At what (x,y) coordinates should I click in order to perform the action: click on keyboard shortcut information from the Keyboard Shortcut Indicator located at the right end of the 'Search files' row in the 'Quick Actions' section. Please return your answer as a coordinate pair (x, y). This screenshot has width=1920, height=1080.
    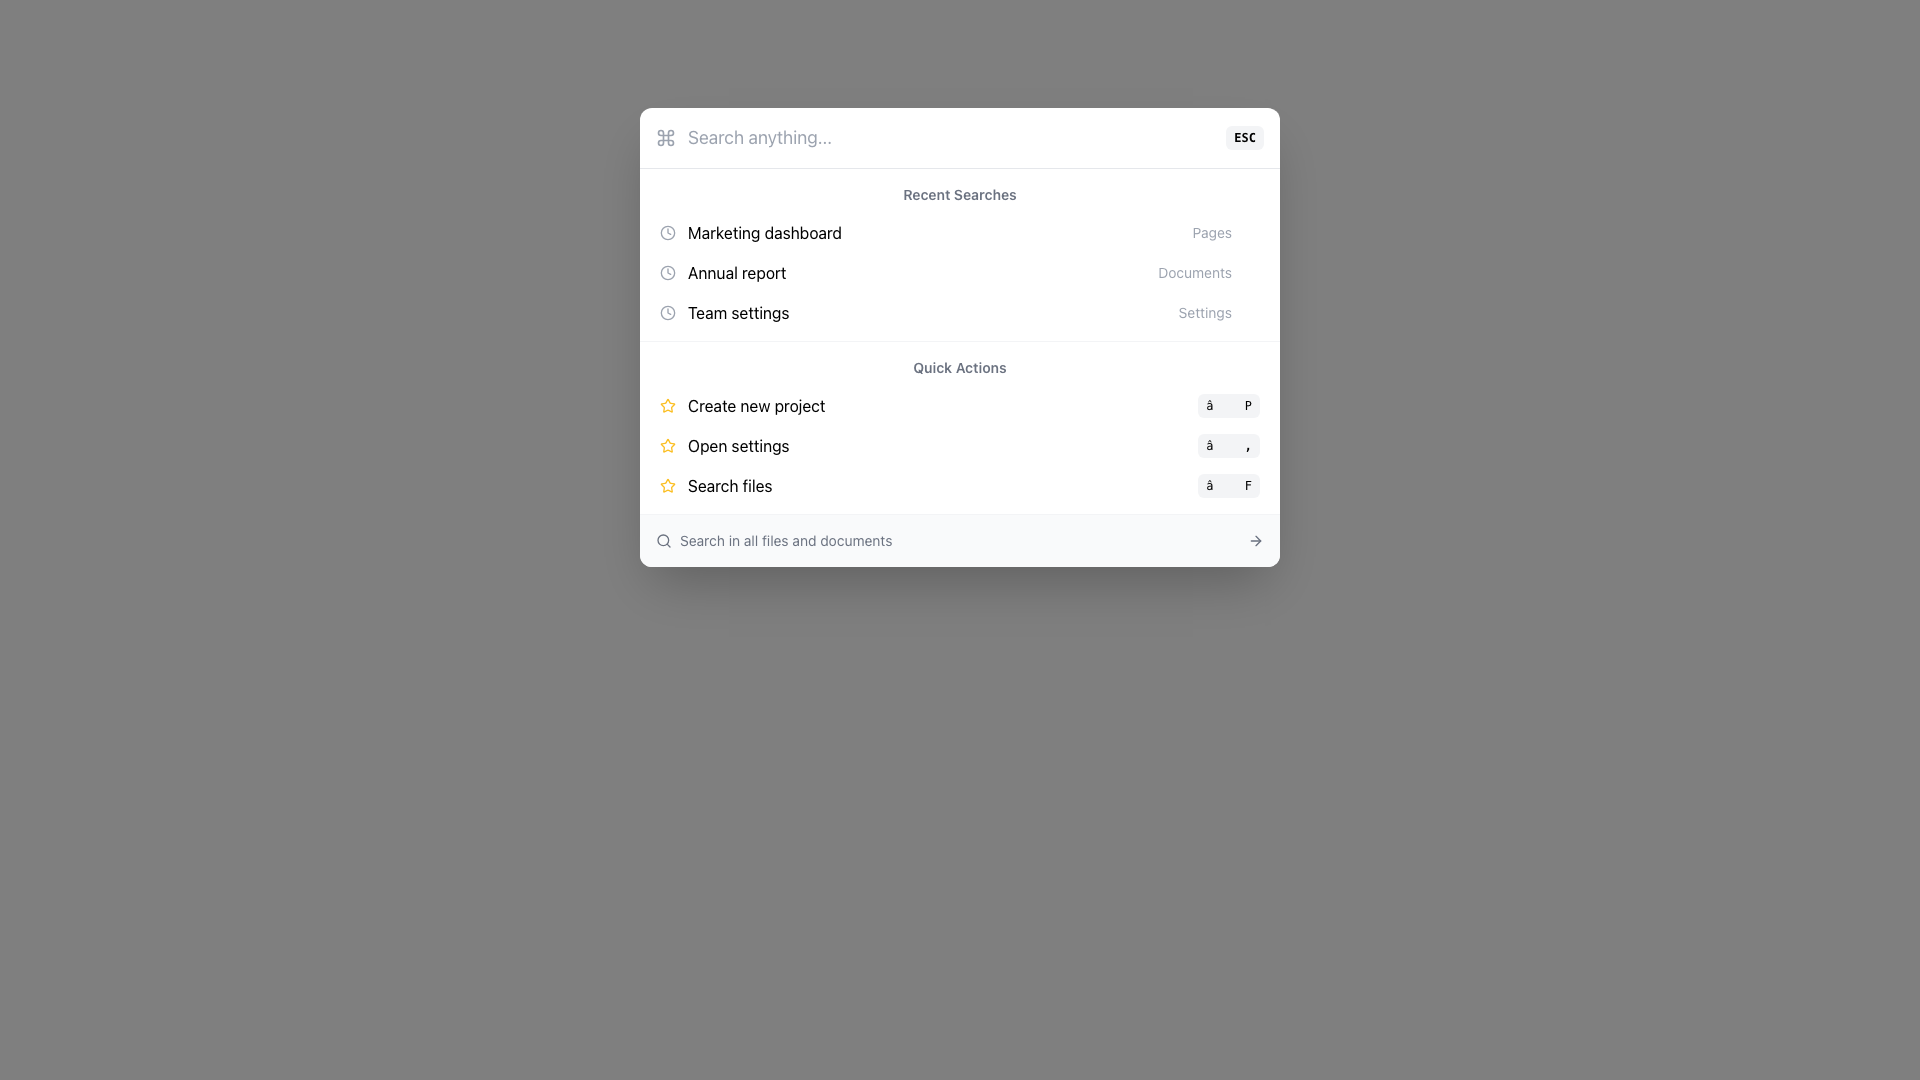
    Looking at the image, I should click on (1228, 486).